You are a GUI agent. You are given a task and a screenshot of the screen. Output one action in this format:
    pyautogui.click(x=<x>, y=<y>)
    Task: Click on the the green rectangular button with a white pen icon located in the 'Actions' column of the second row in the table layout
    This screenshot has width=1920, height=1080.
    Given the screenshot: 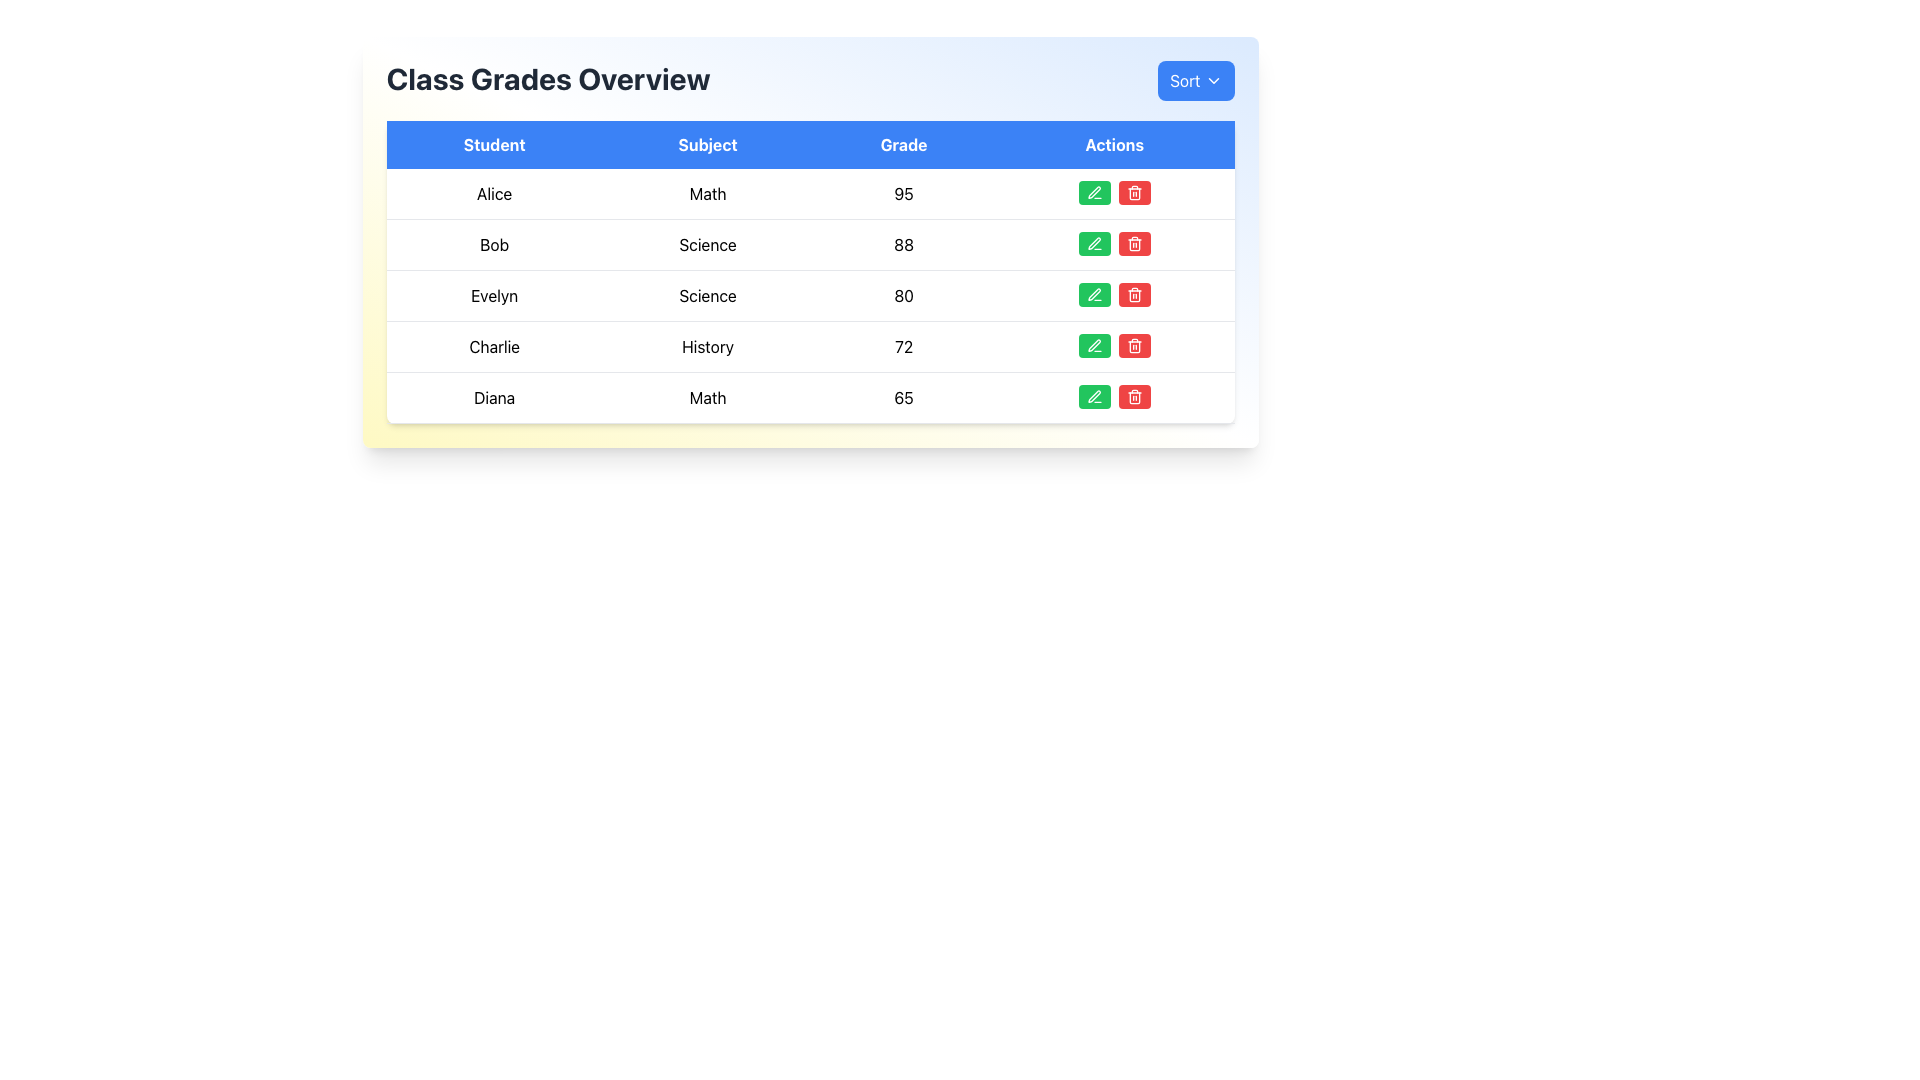 What is the action you would take?
    pyautogui.click(x=1093, y=242)
    